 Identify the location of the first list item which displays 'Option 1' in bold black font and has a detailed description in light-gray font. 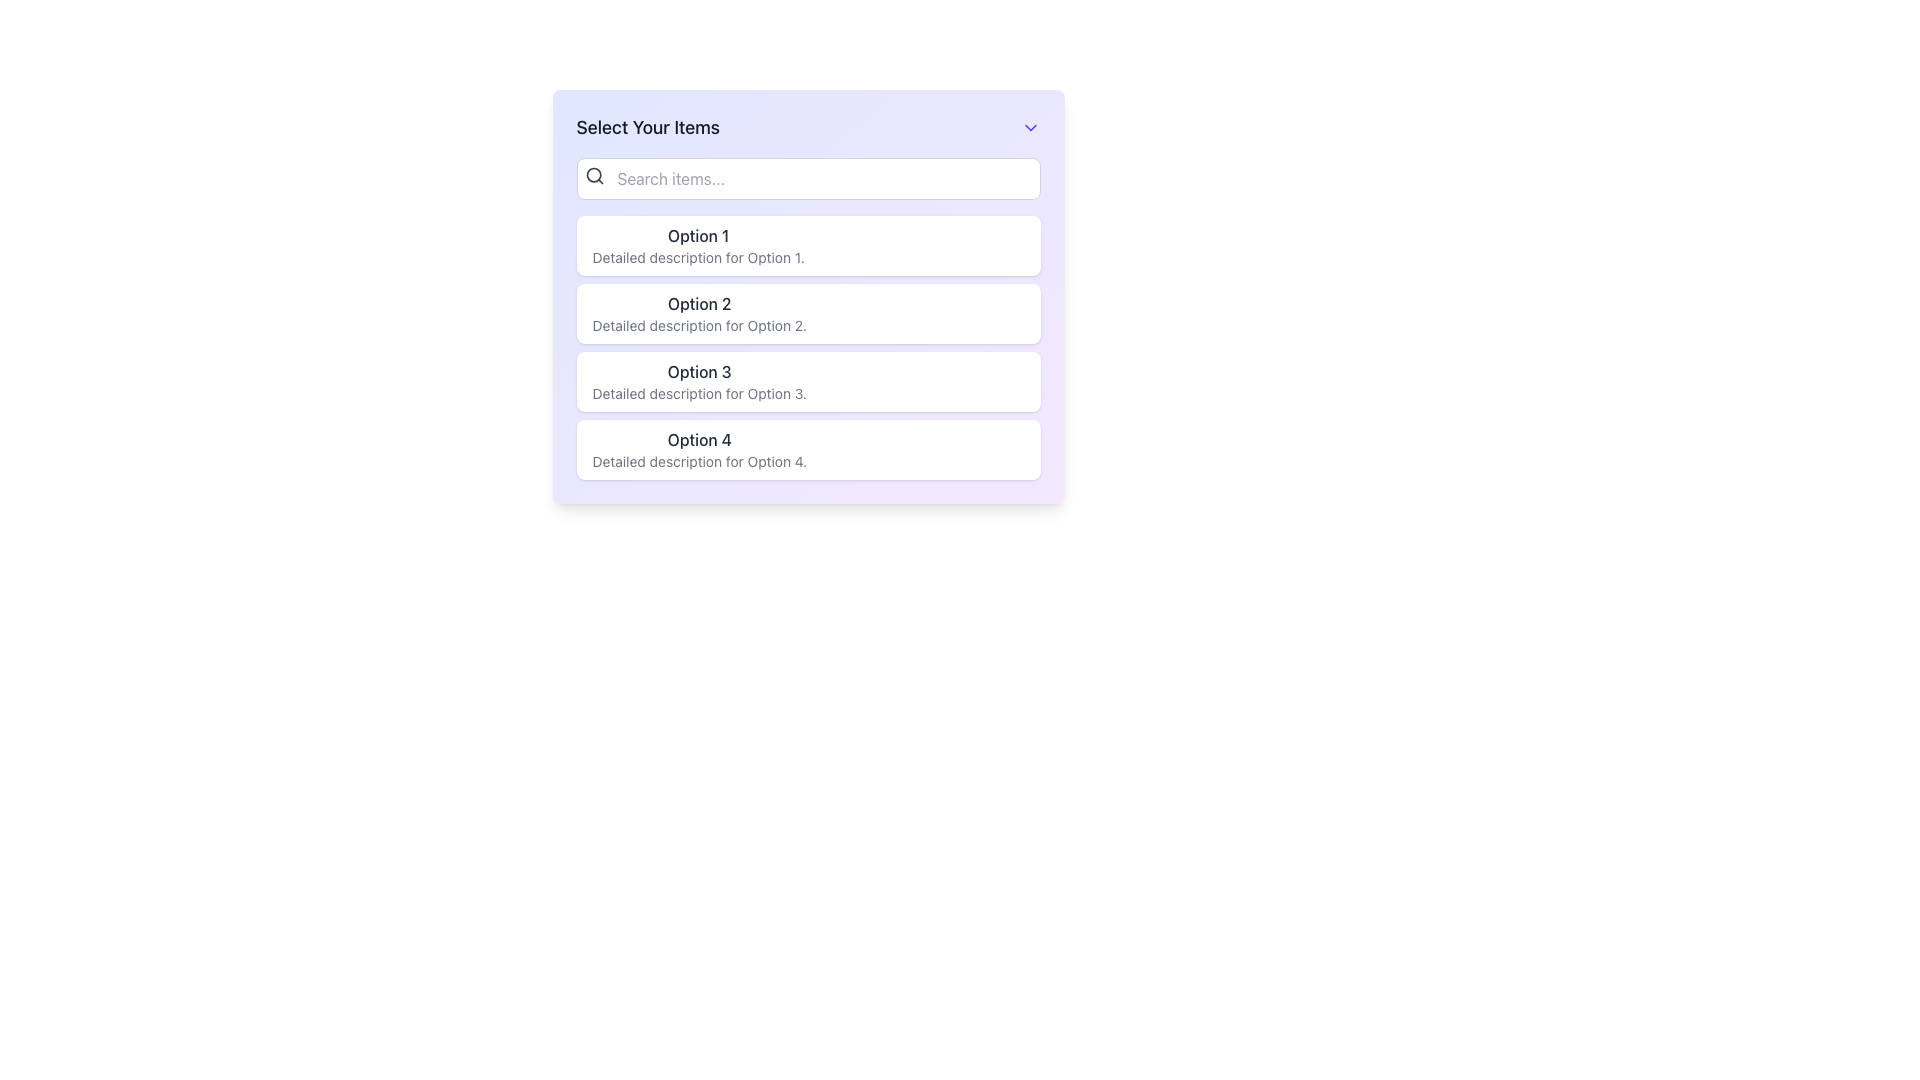
(698, 245).